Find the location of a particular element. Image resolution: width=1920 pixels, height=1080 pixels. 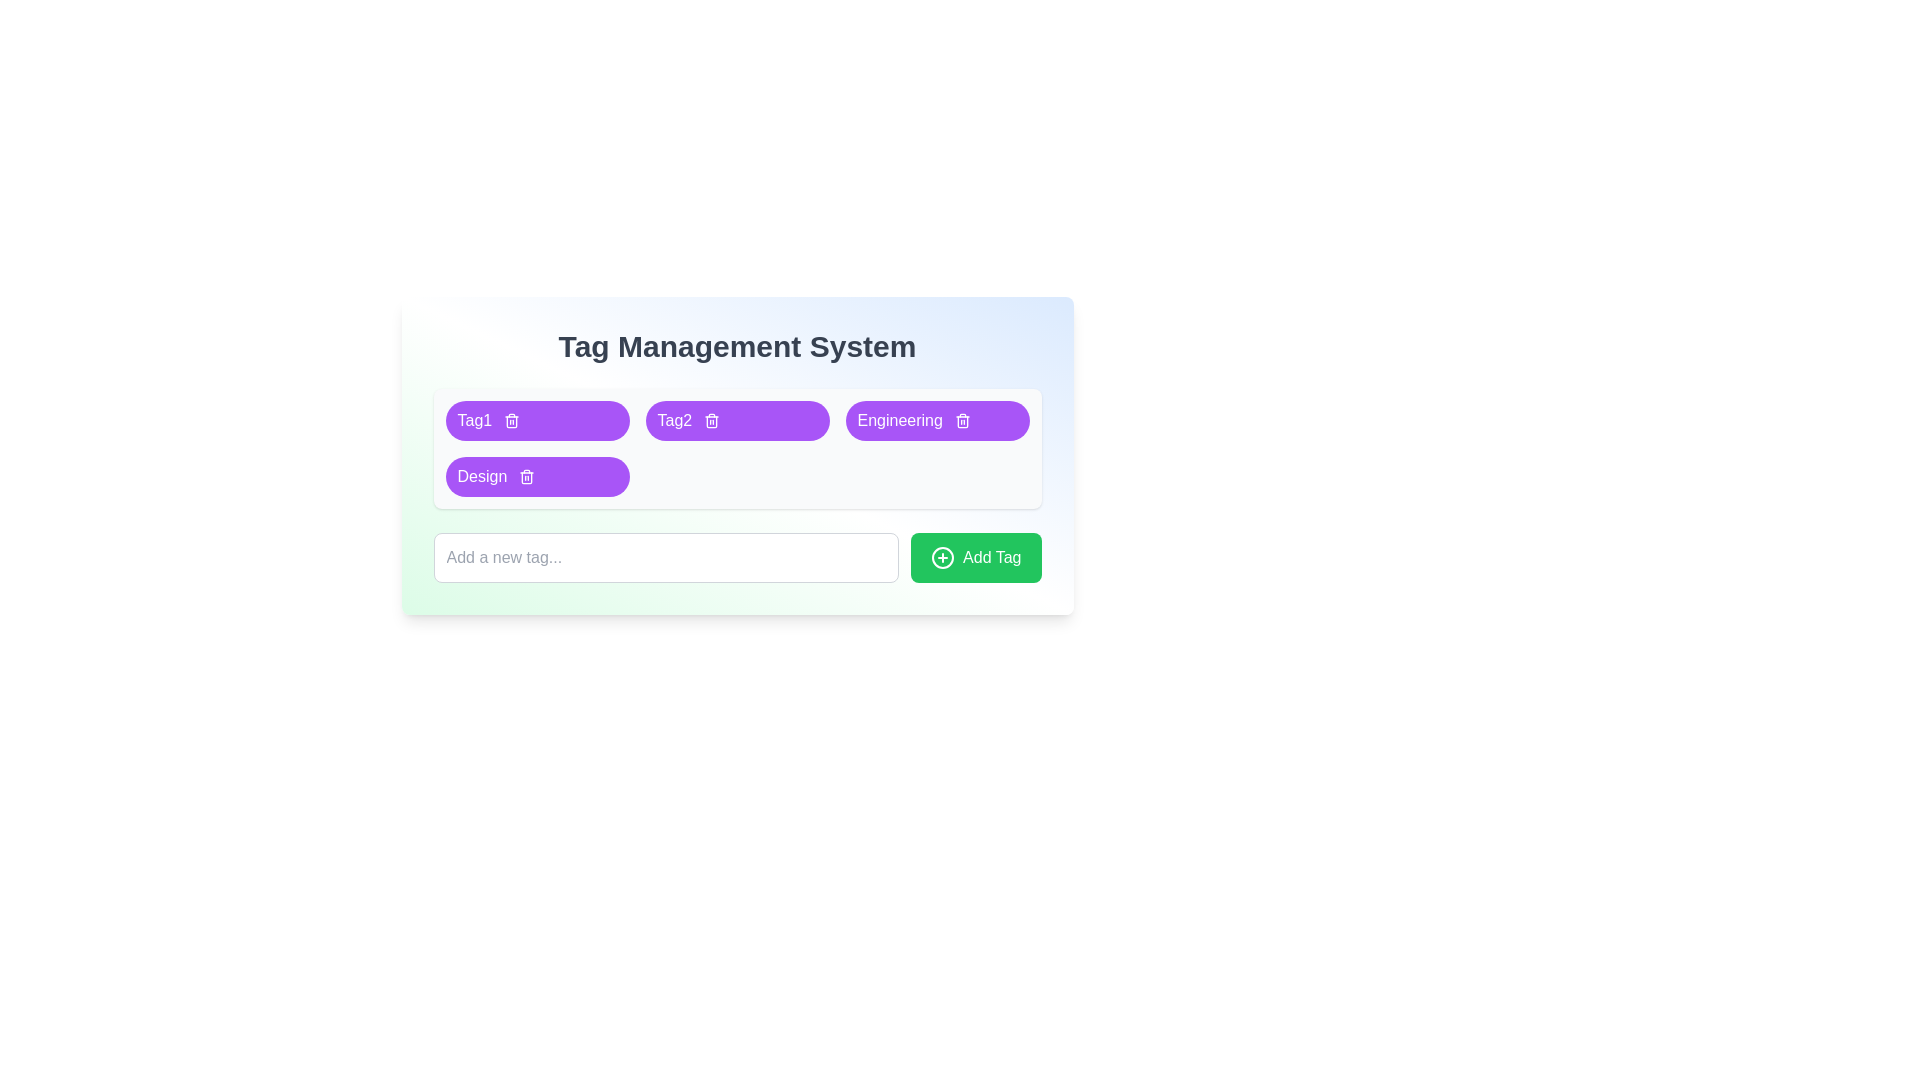

the graphical UI component that represents the addition function, which serves as the background for the 'Add Tag' button located on the right side of the interface is located at coordinates (942, 558).